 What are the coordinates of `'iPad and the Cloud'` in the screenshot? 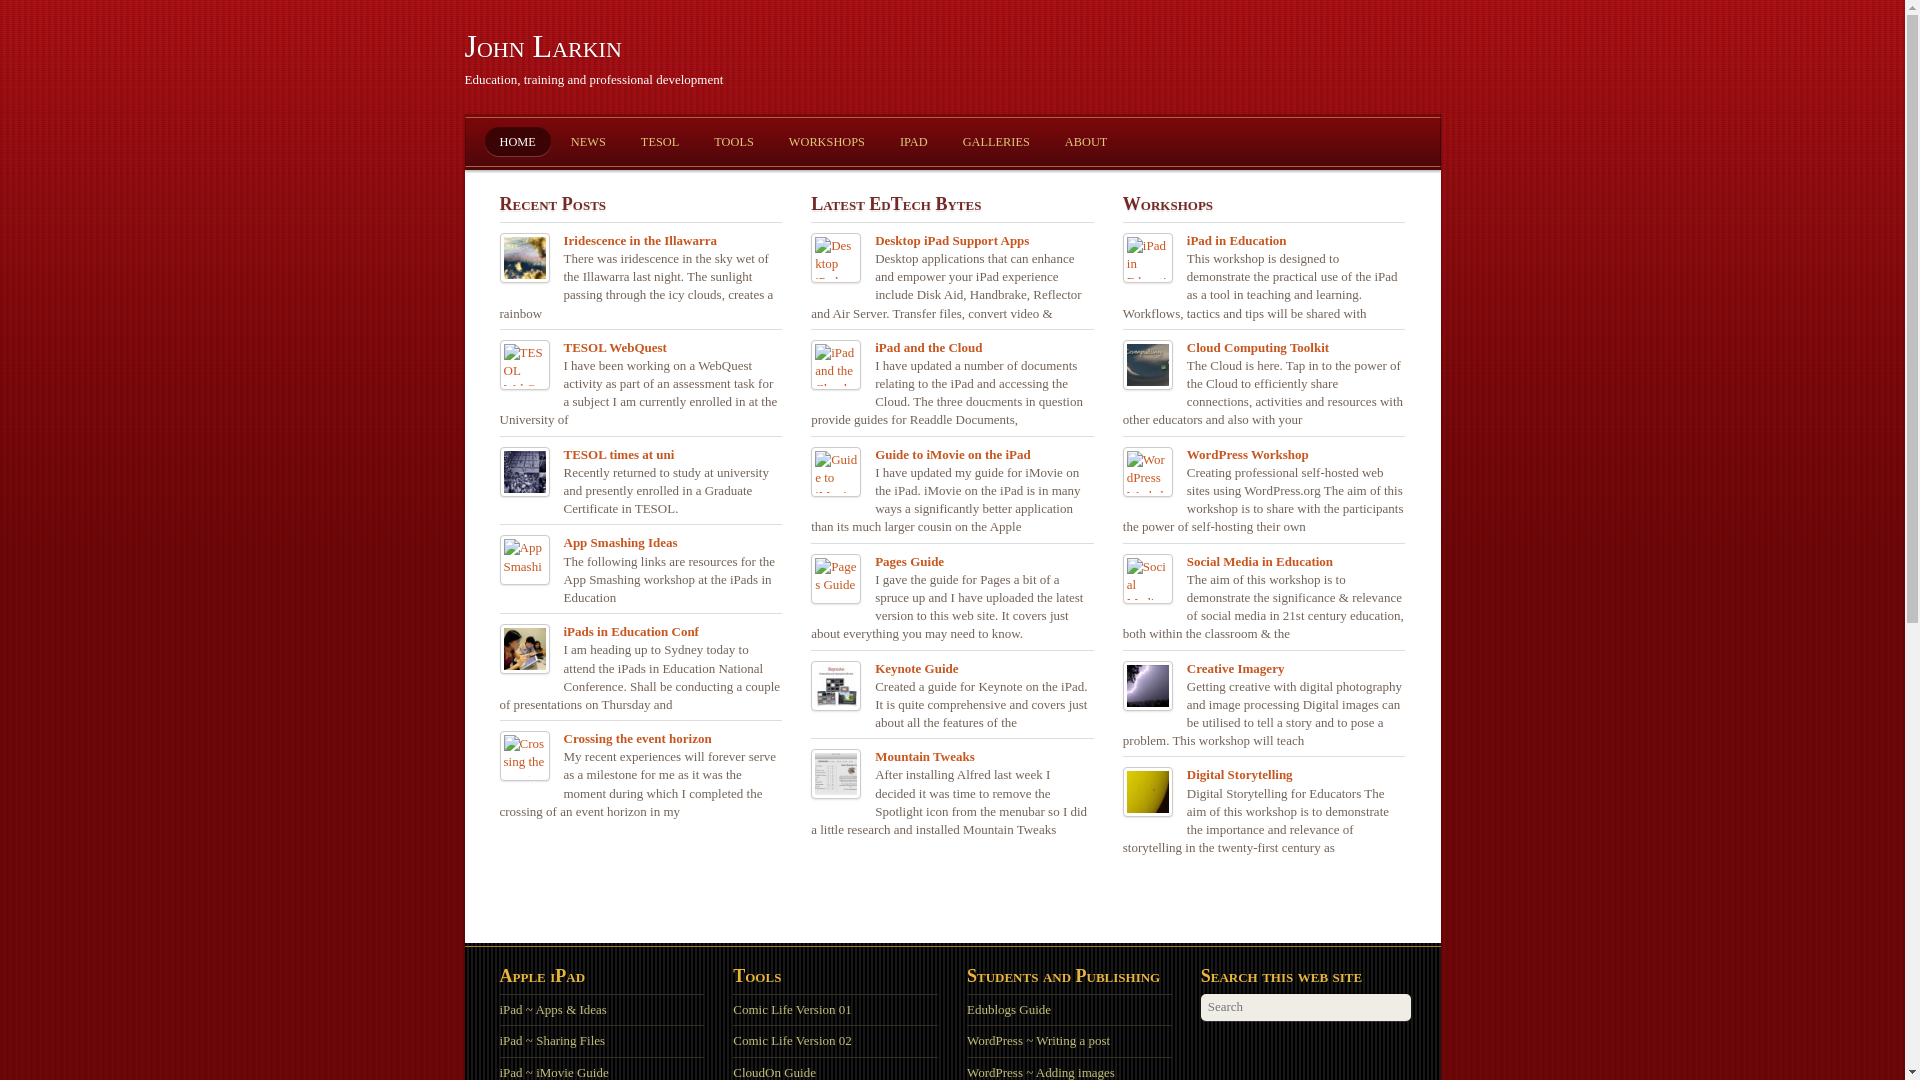 It's located at (927, 346).